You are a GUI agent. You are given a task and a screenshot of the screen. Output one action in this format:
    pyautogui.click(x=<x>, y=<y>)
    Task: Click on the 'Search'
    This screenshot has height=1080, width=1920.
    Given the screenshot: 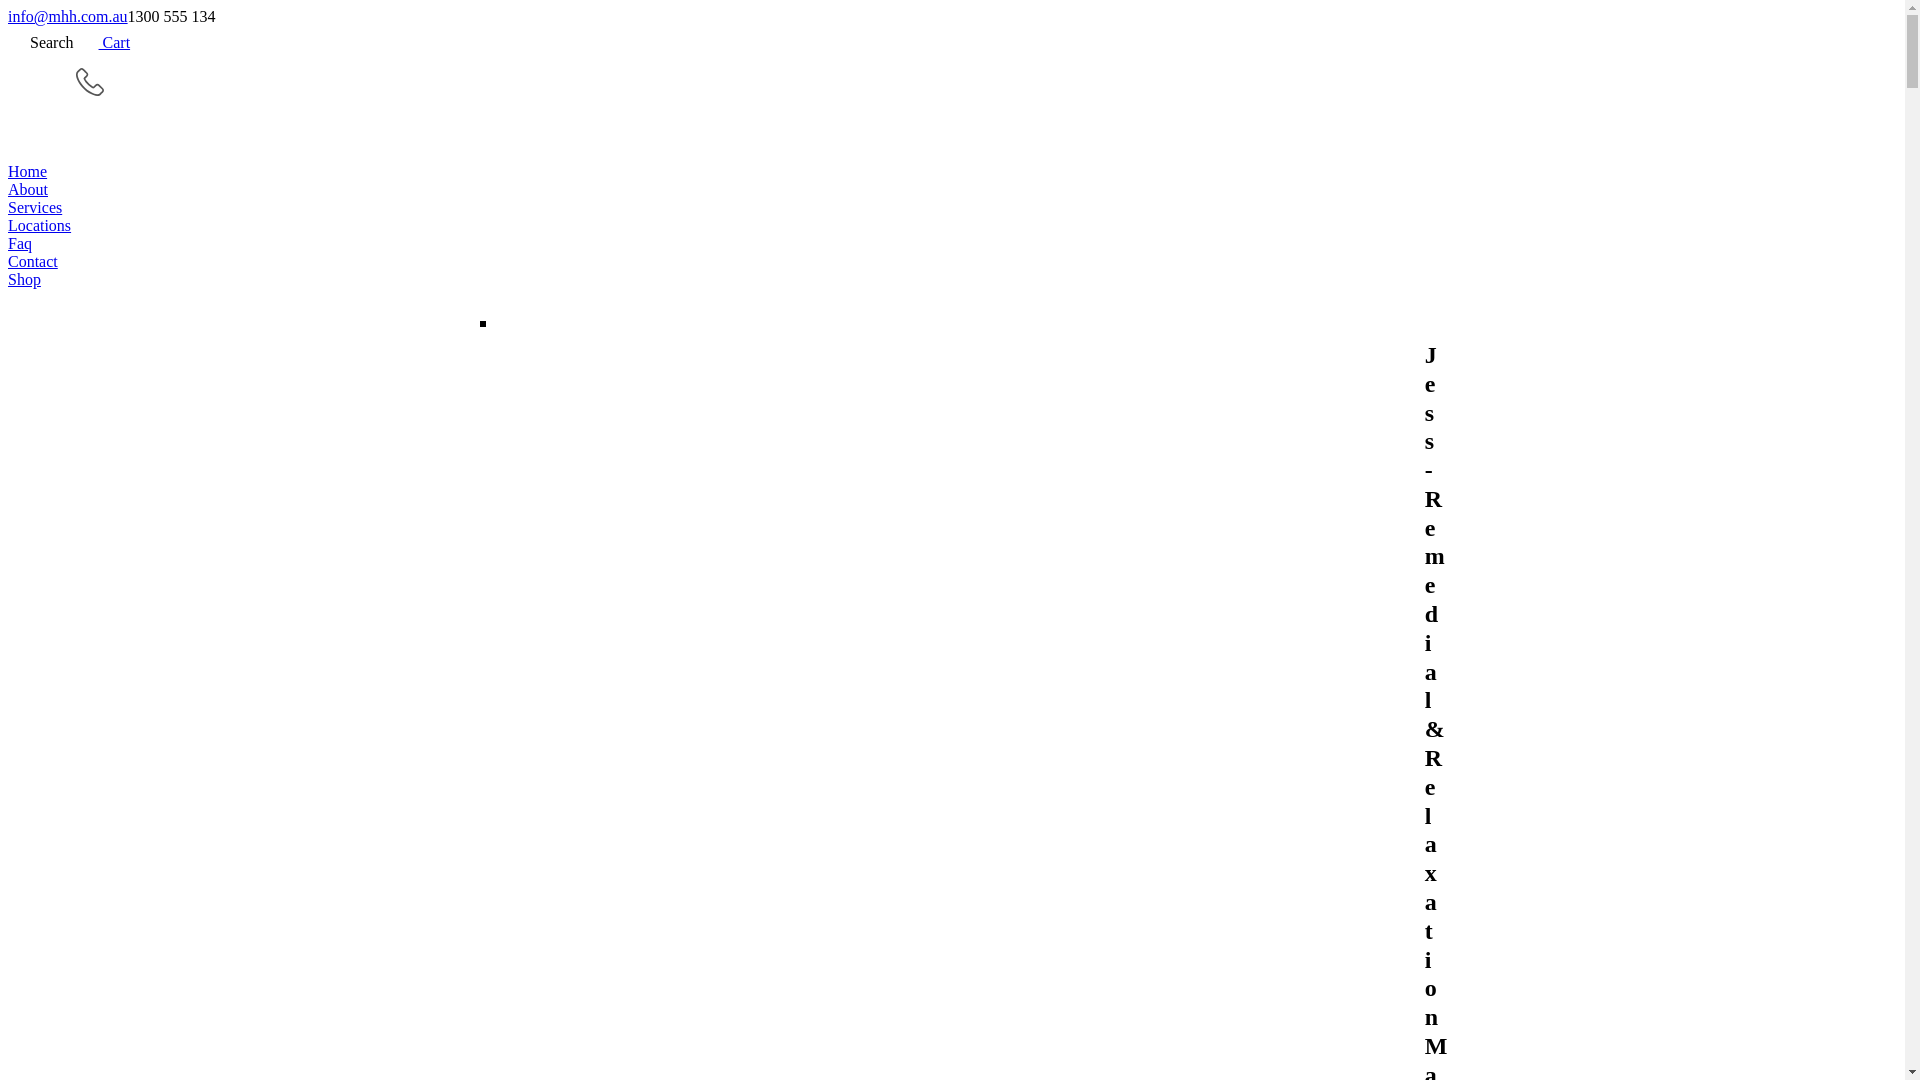 What is the action you would take?
    pyautogui.click(x=41, y=42)
    